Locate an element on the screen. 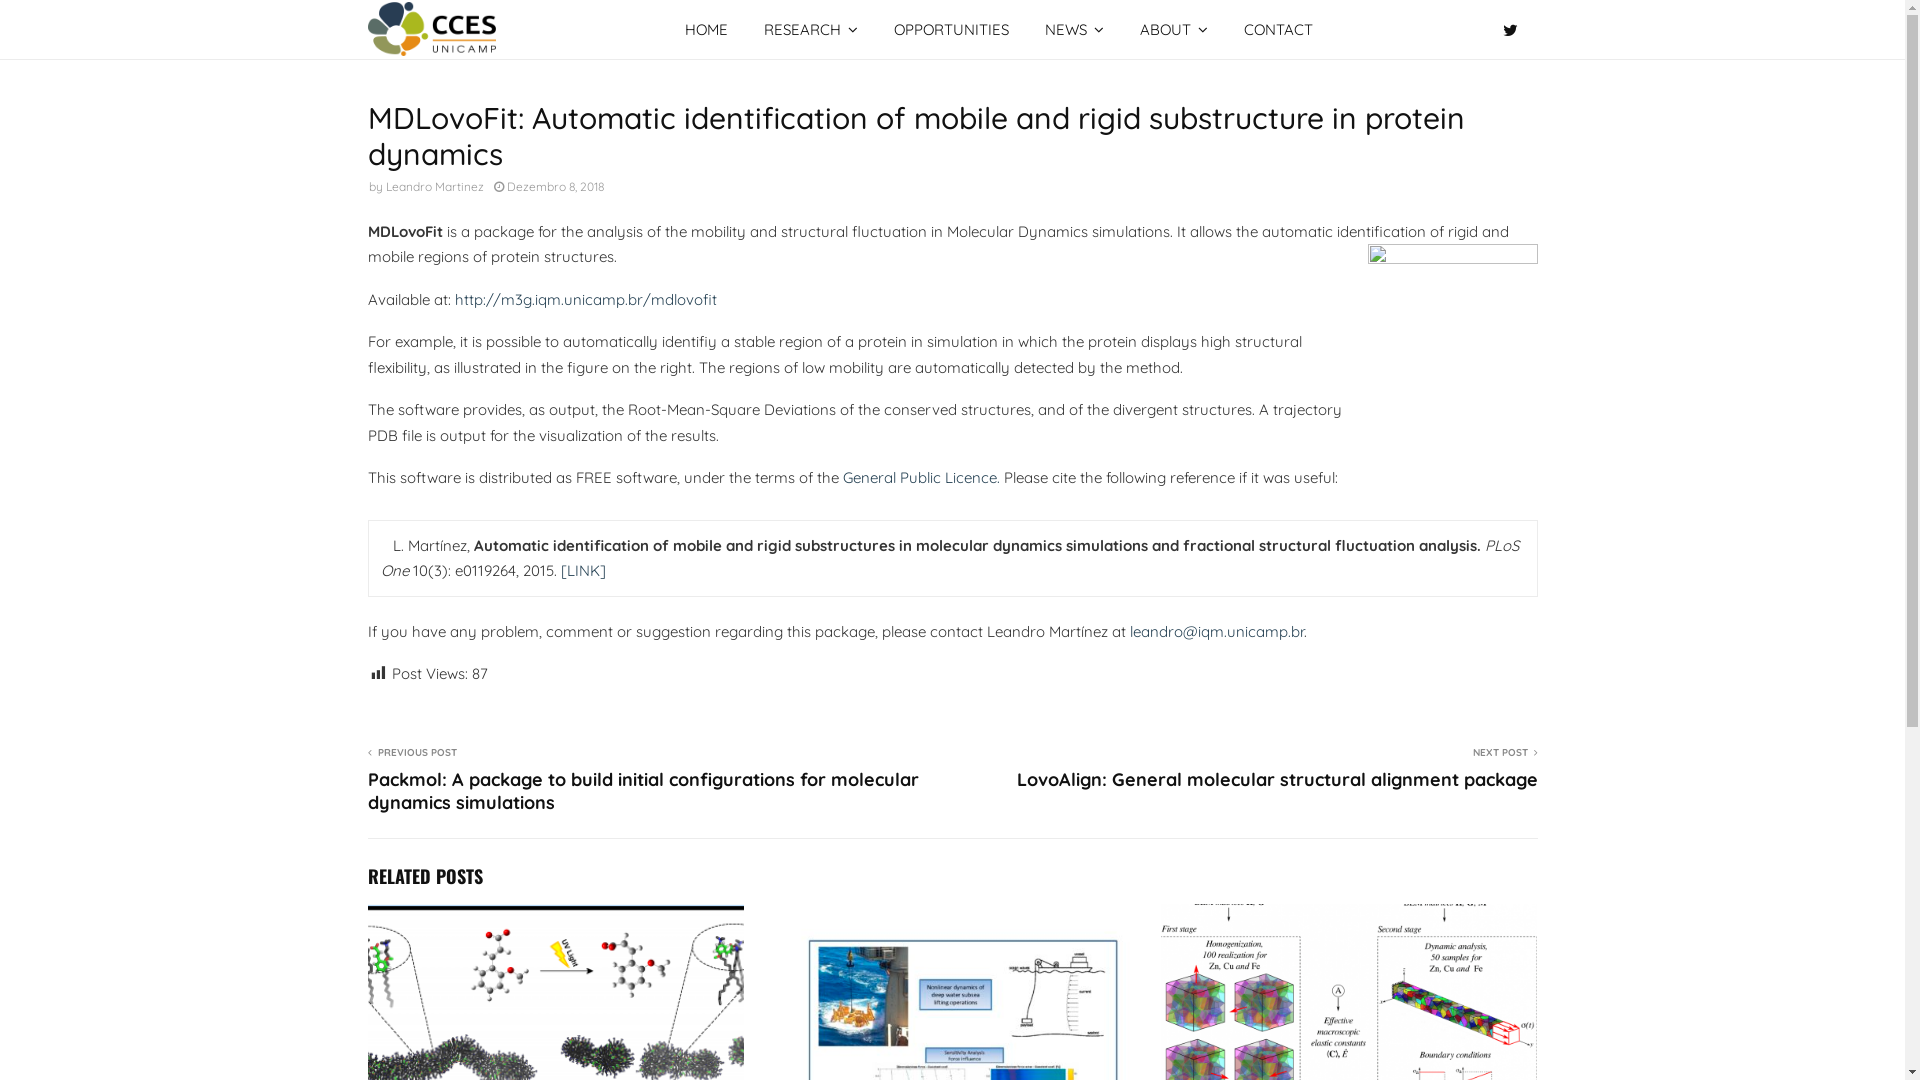  'Leandro Martinez' is located at coordinates (385, 186).